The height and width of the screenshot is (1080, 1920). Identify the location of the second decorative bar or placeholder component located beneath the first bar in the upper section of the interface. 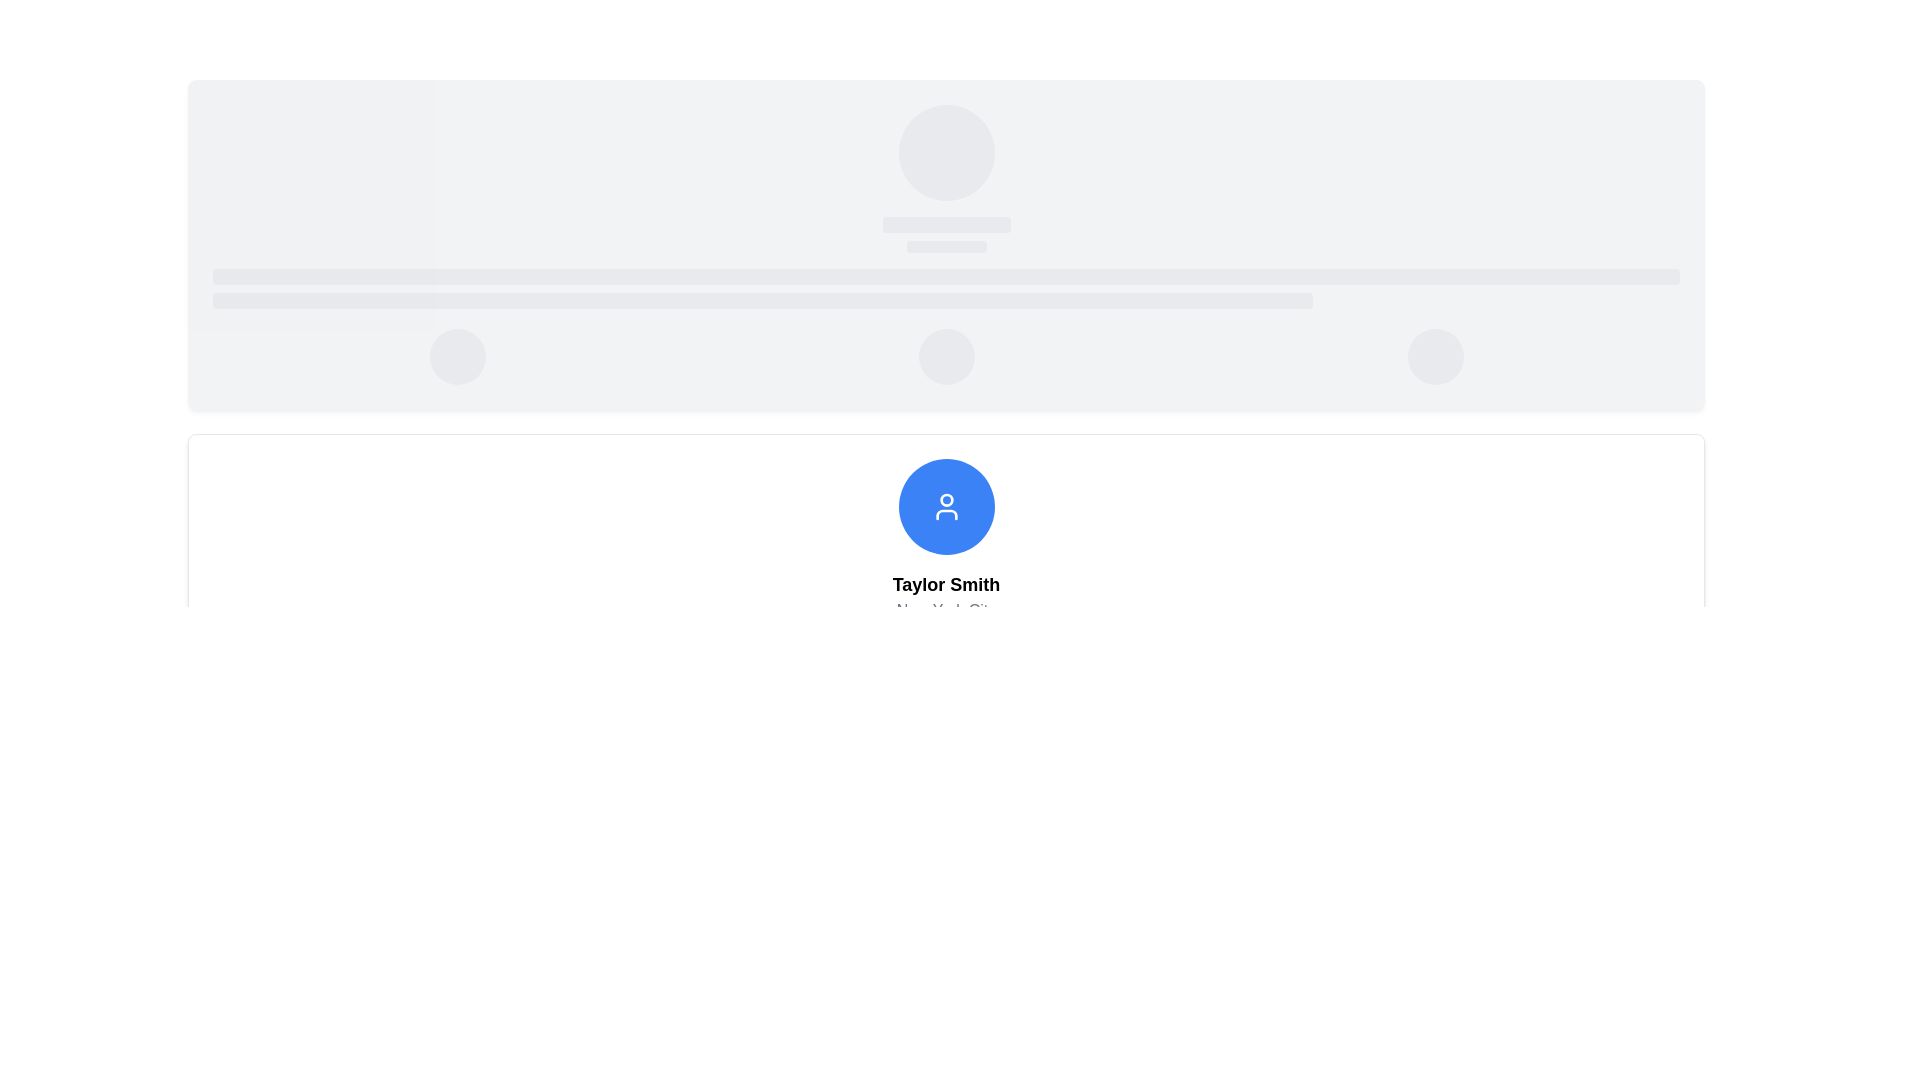
(762, 300).